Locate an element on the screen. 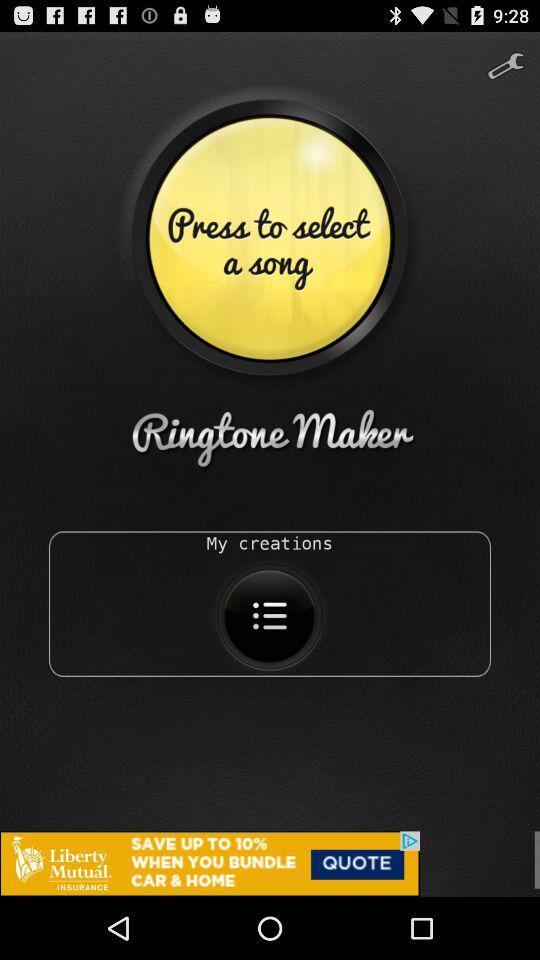 This screenshot has height=960, width=540. settings is located at coordinates (504, 58).